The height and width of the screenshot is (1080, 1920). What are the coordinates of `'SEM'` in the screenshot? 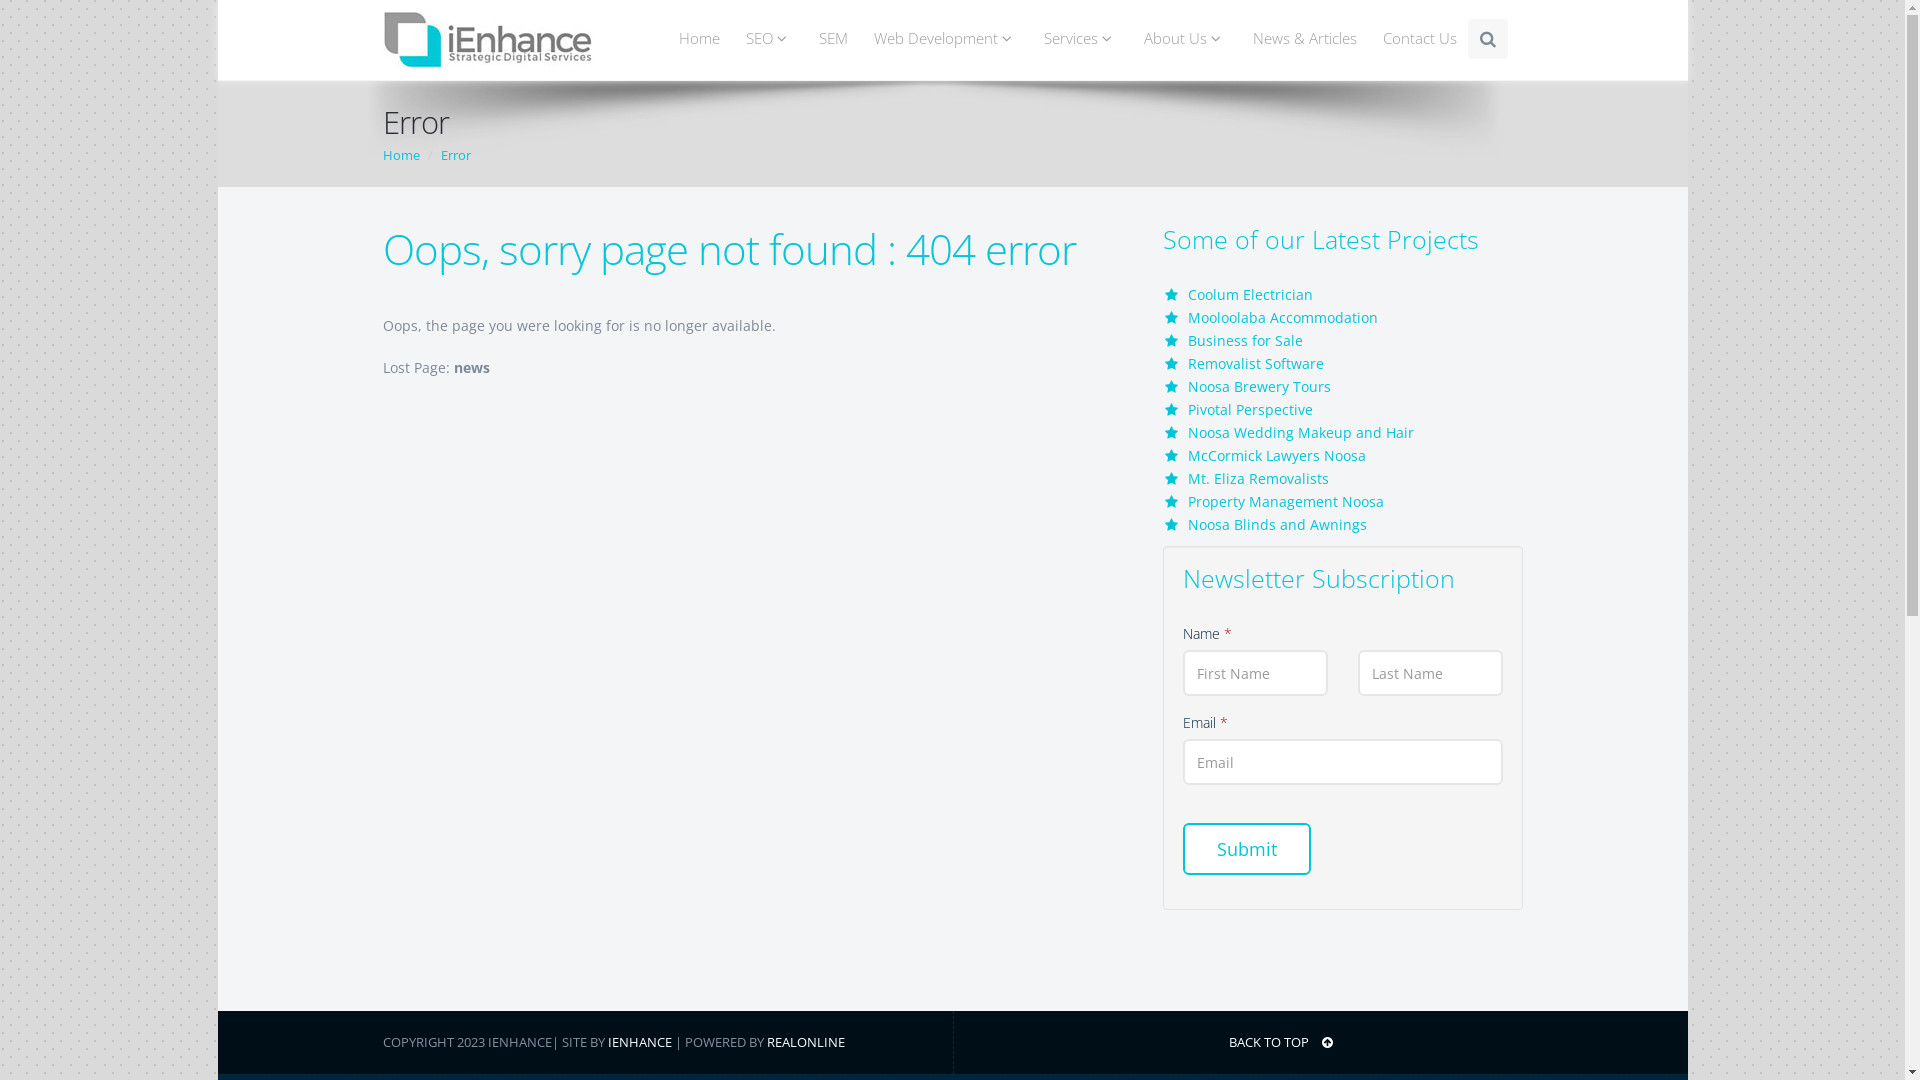 It's located at (804, 38).